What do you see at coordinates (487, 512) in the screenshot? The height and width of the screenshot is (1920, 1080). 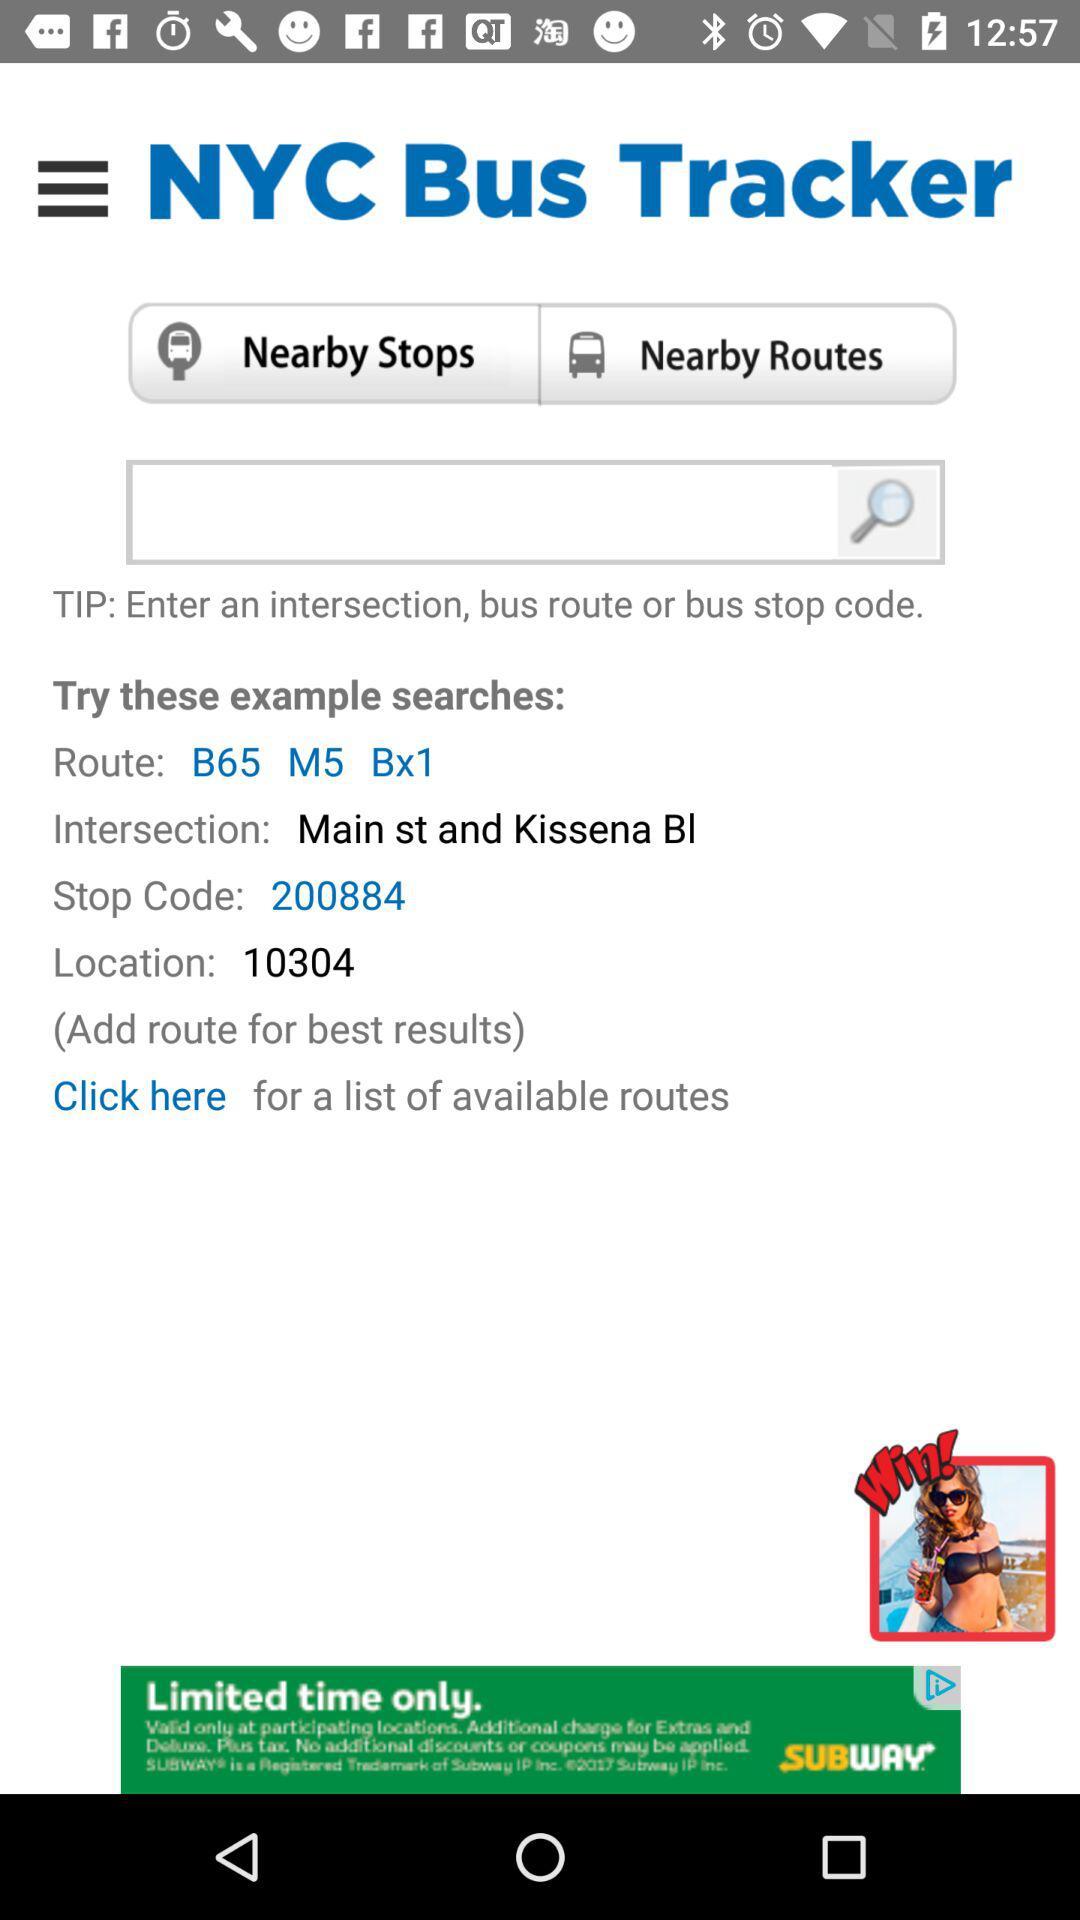 I see `bus route search box` at bounding box center [487, 512].